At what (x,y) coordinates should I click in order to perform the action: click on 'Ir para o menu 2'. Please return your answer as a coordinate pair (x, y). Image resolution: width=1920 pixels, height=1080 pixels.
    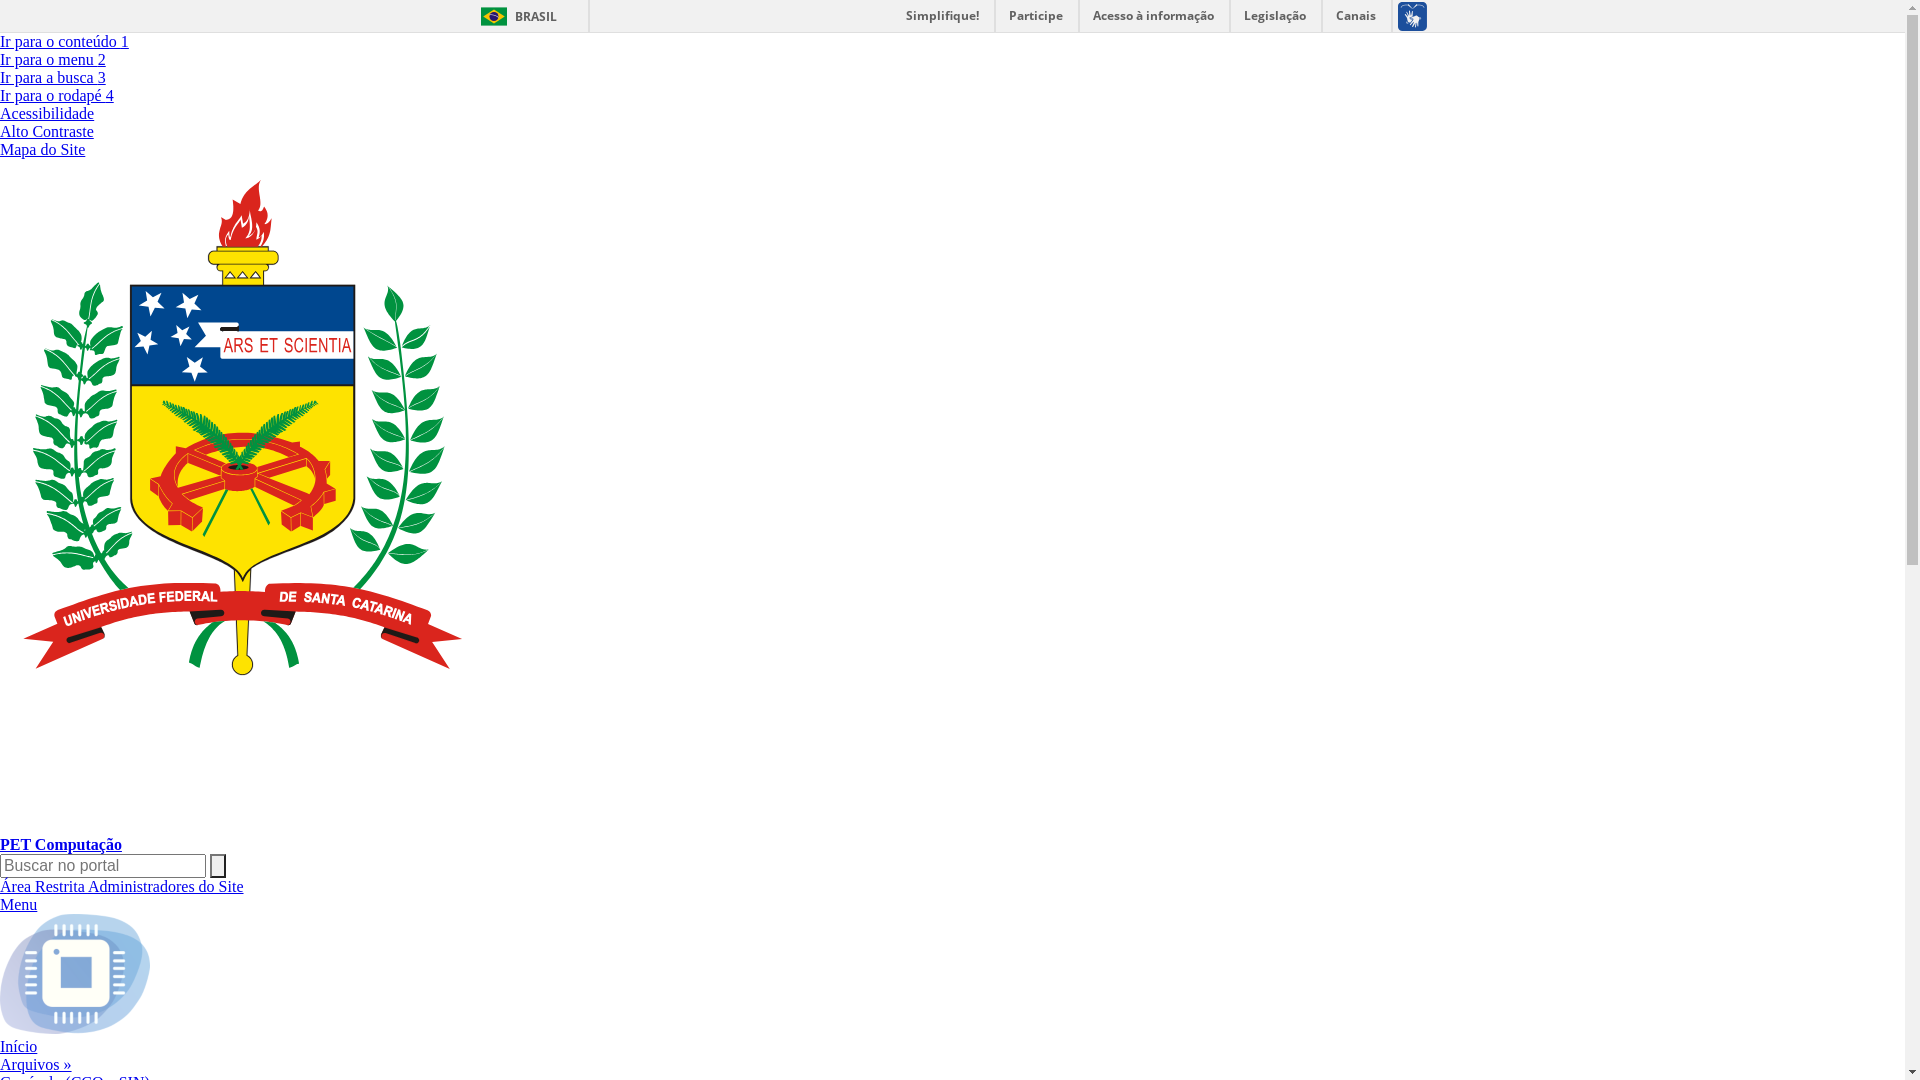
    Looking at the image, I should click on (52, 58).